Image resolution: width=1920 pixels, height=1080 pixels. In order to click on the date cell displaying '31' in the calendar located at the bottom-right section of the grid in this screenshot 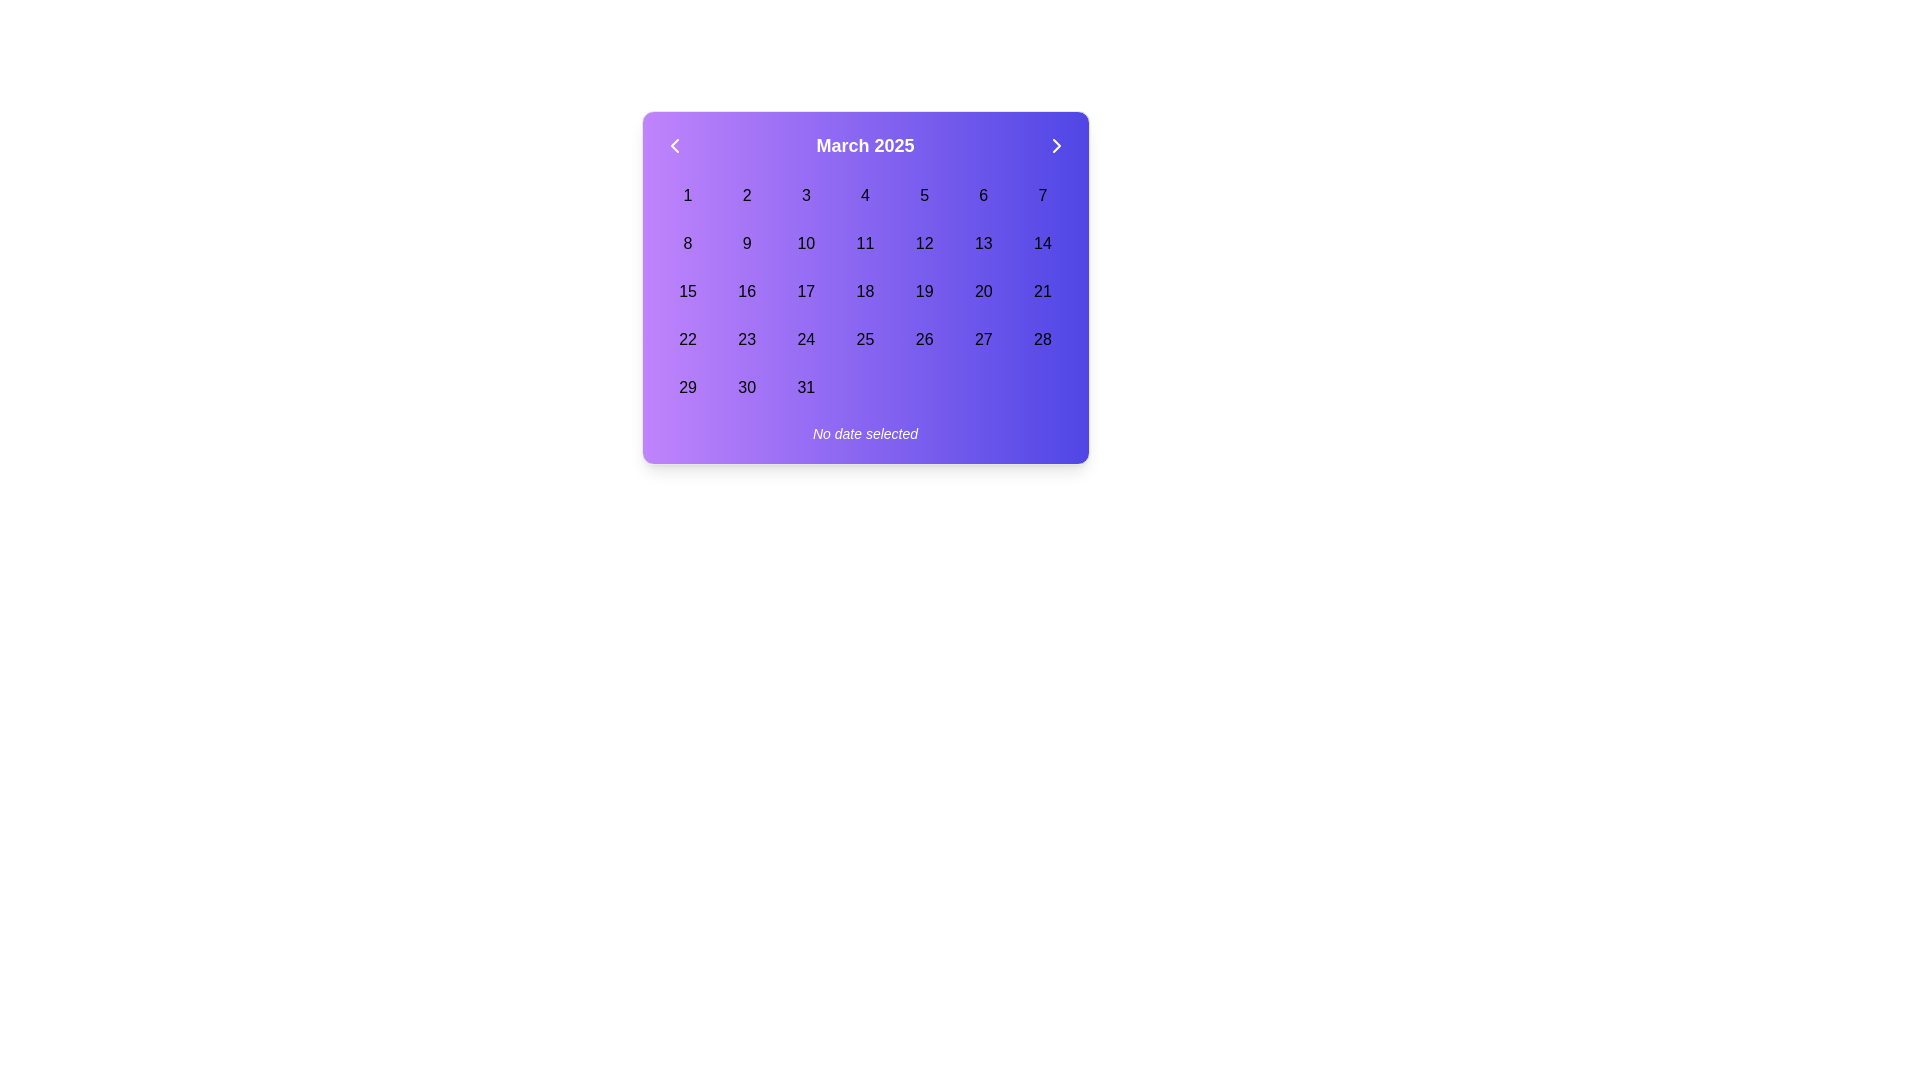, I will do `click(806, 388)`.